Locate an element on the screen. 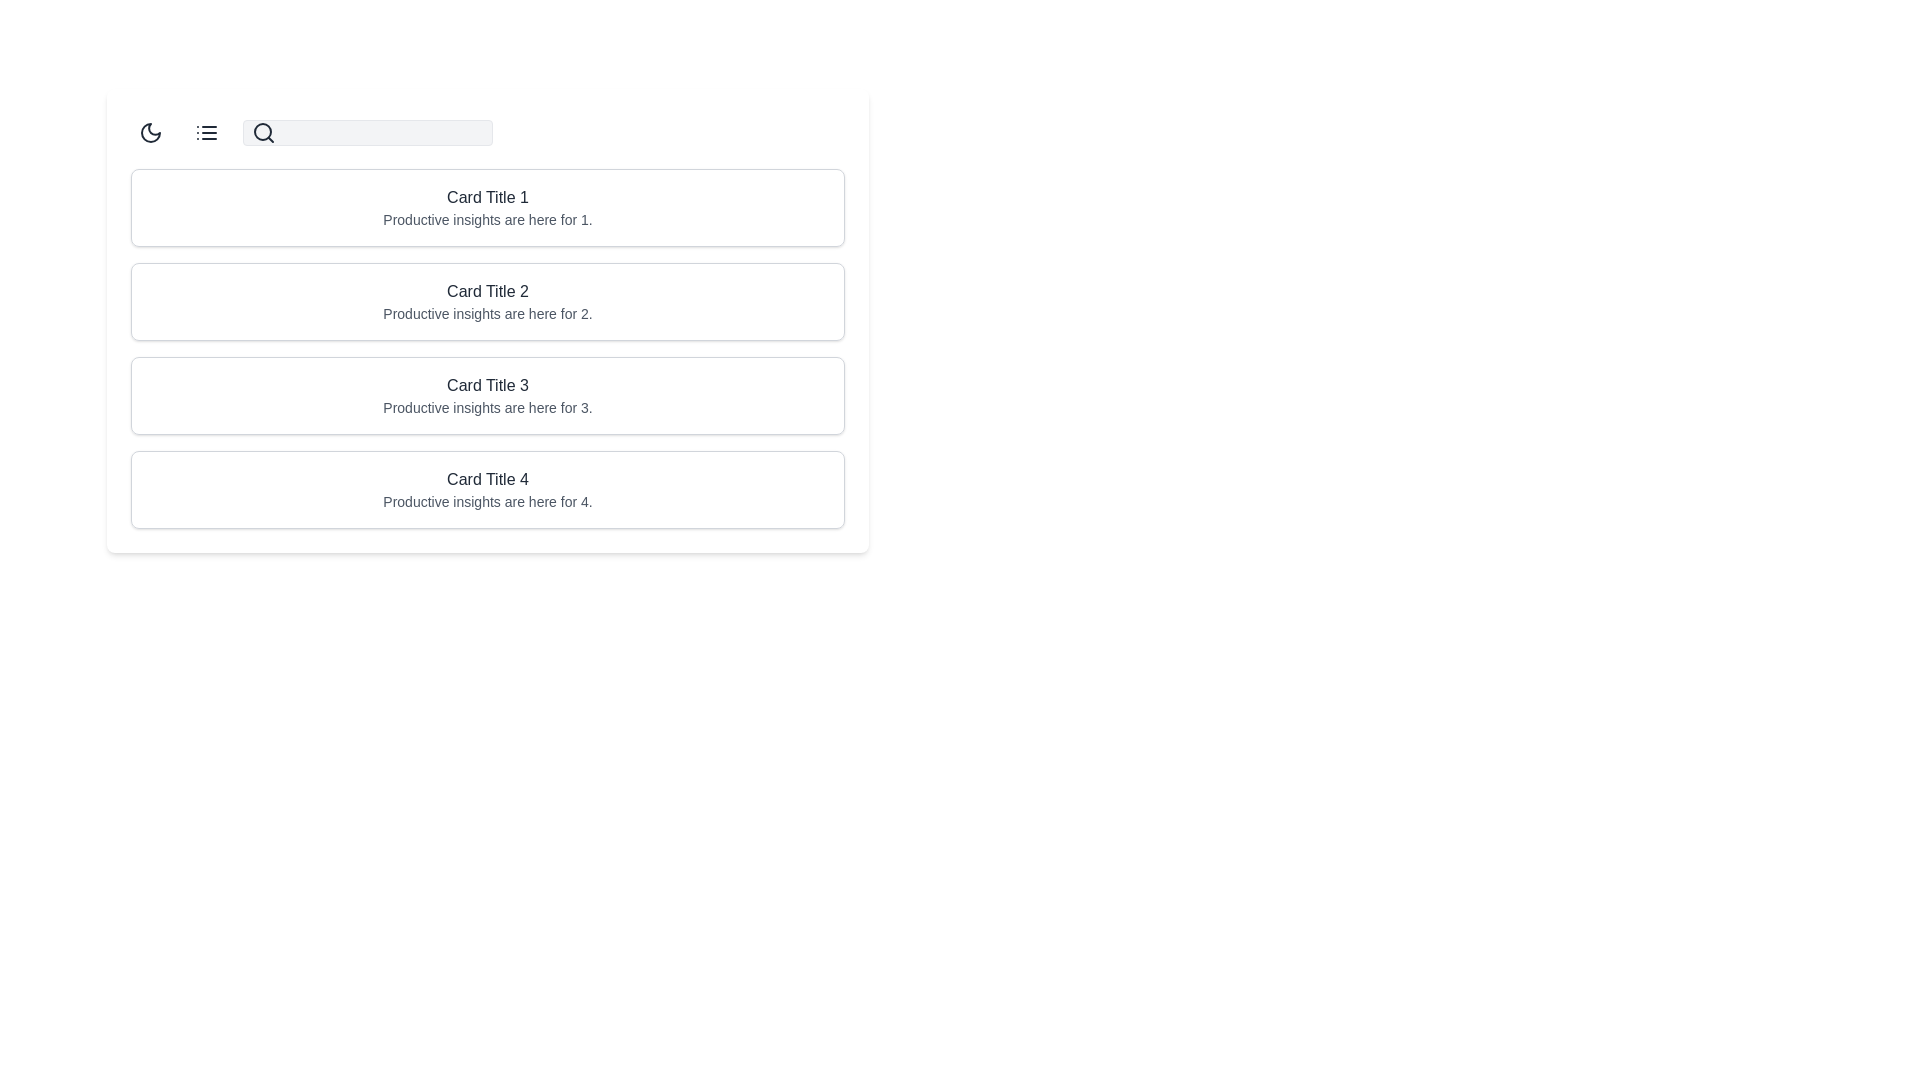 Image resolution: width=1920 pixels, height=1080 pixels. the second card item in the list which displays a title and a short description is located at coordinates (488, 347).